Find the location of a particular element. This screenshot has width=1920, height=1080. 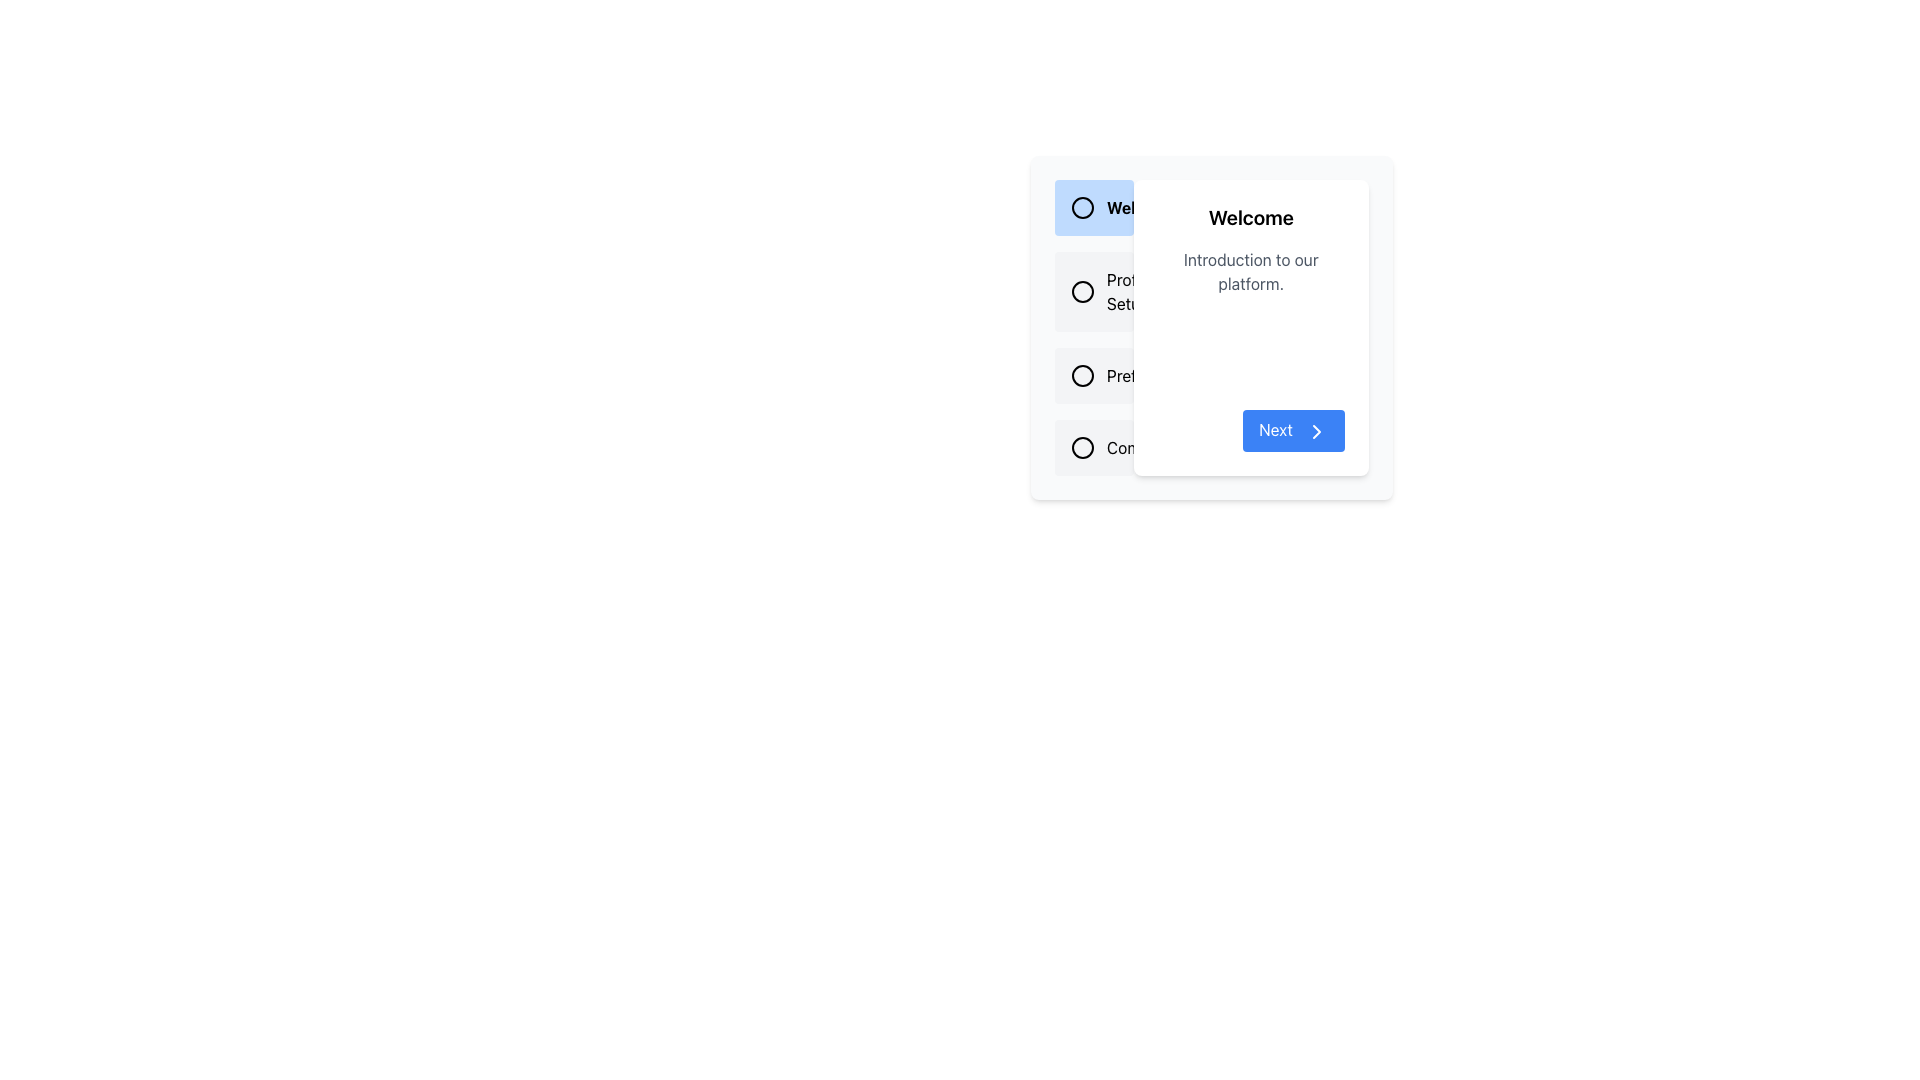

the SVG circle icon, which is the graphical portion of the fourth item in the vertical list next to the 'Contact Us' text is located at coordinates (1082, 446).